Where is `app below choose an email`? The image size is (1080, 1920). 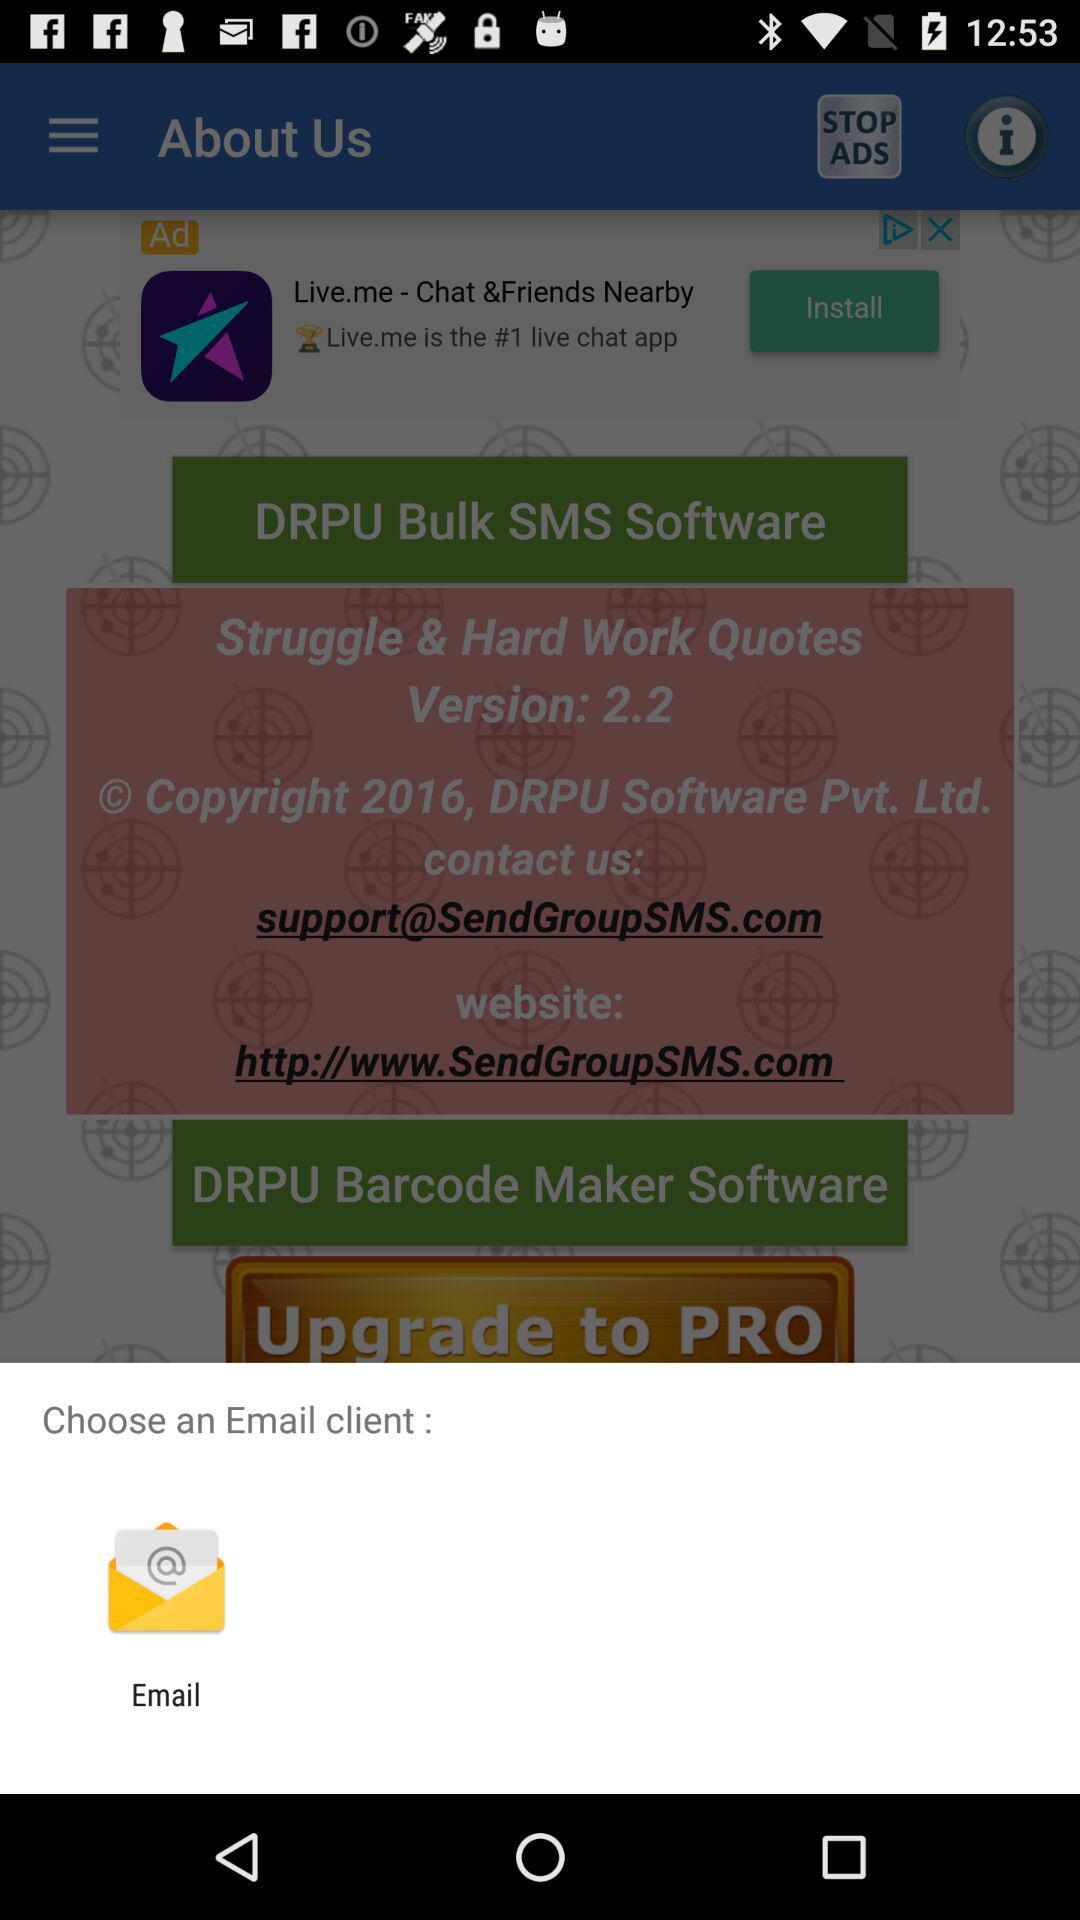 app below choose an email is located at coordinates (165, 1579).